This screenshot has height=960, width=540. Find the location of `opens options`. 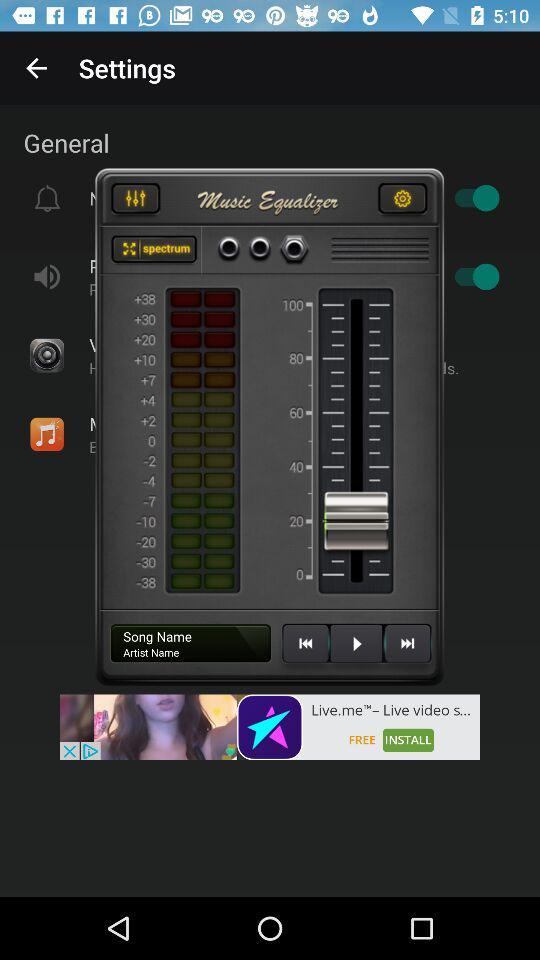

opens options is located at coordinates (402, 201).